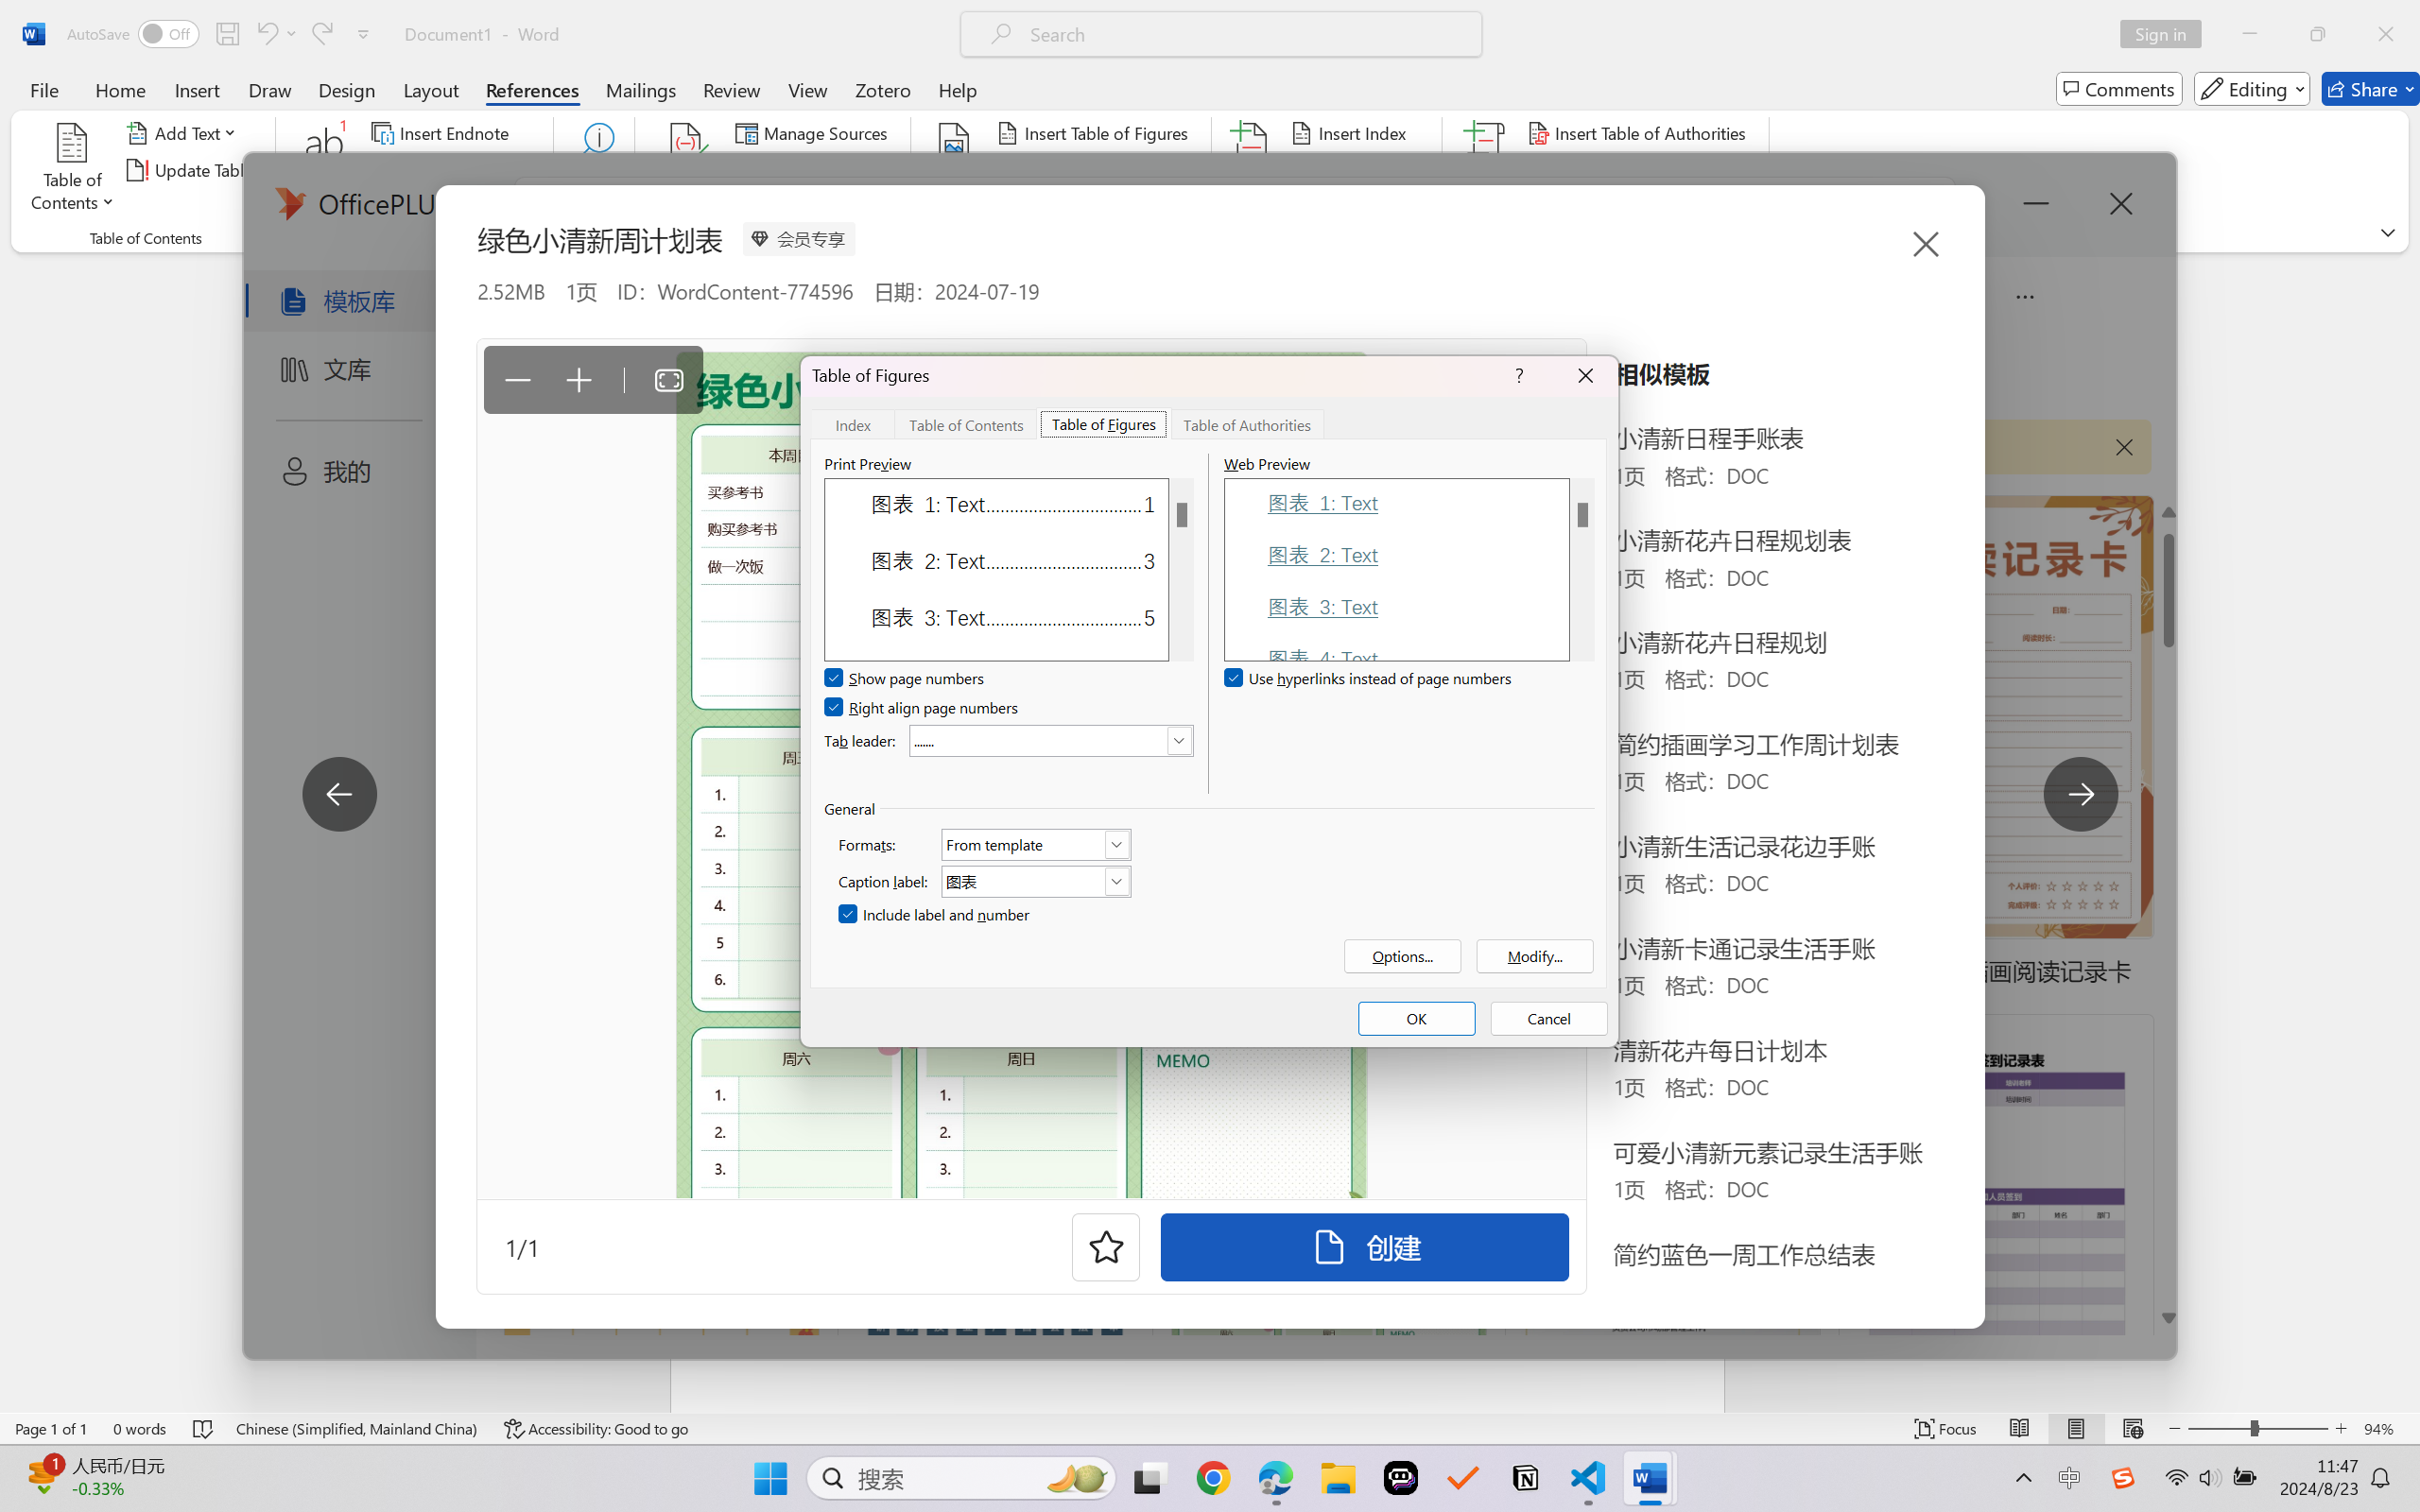 This screenshot has height=1512, width=2420. What do you see at coordinates (1402, 954) in the screenshot?
I see `'Options...'` at bounding box center [1402, 954].